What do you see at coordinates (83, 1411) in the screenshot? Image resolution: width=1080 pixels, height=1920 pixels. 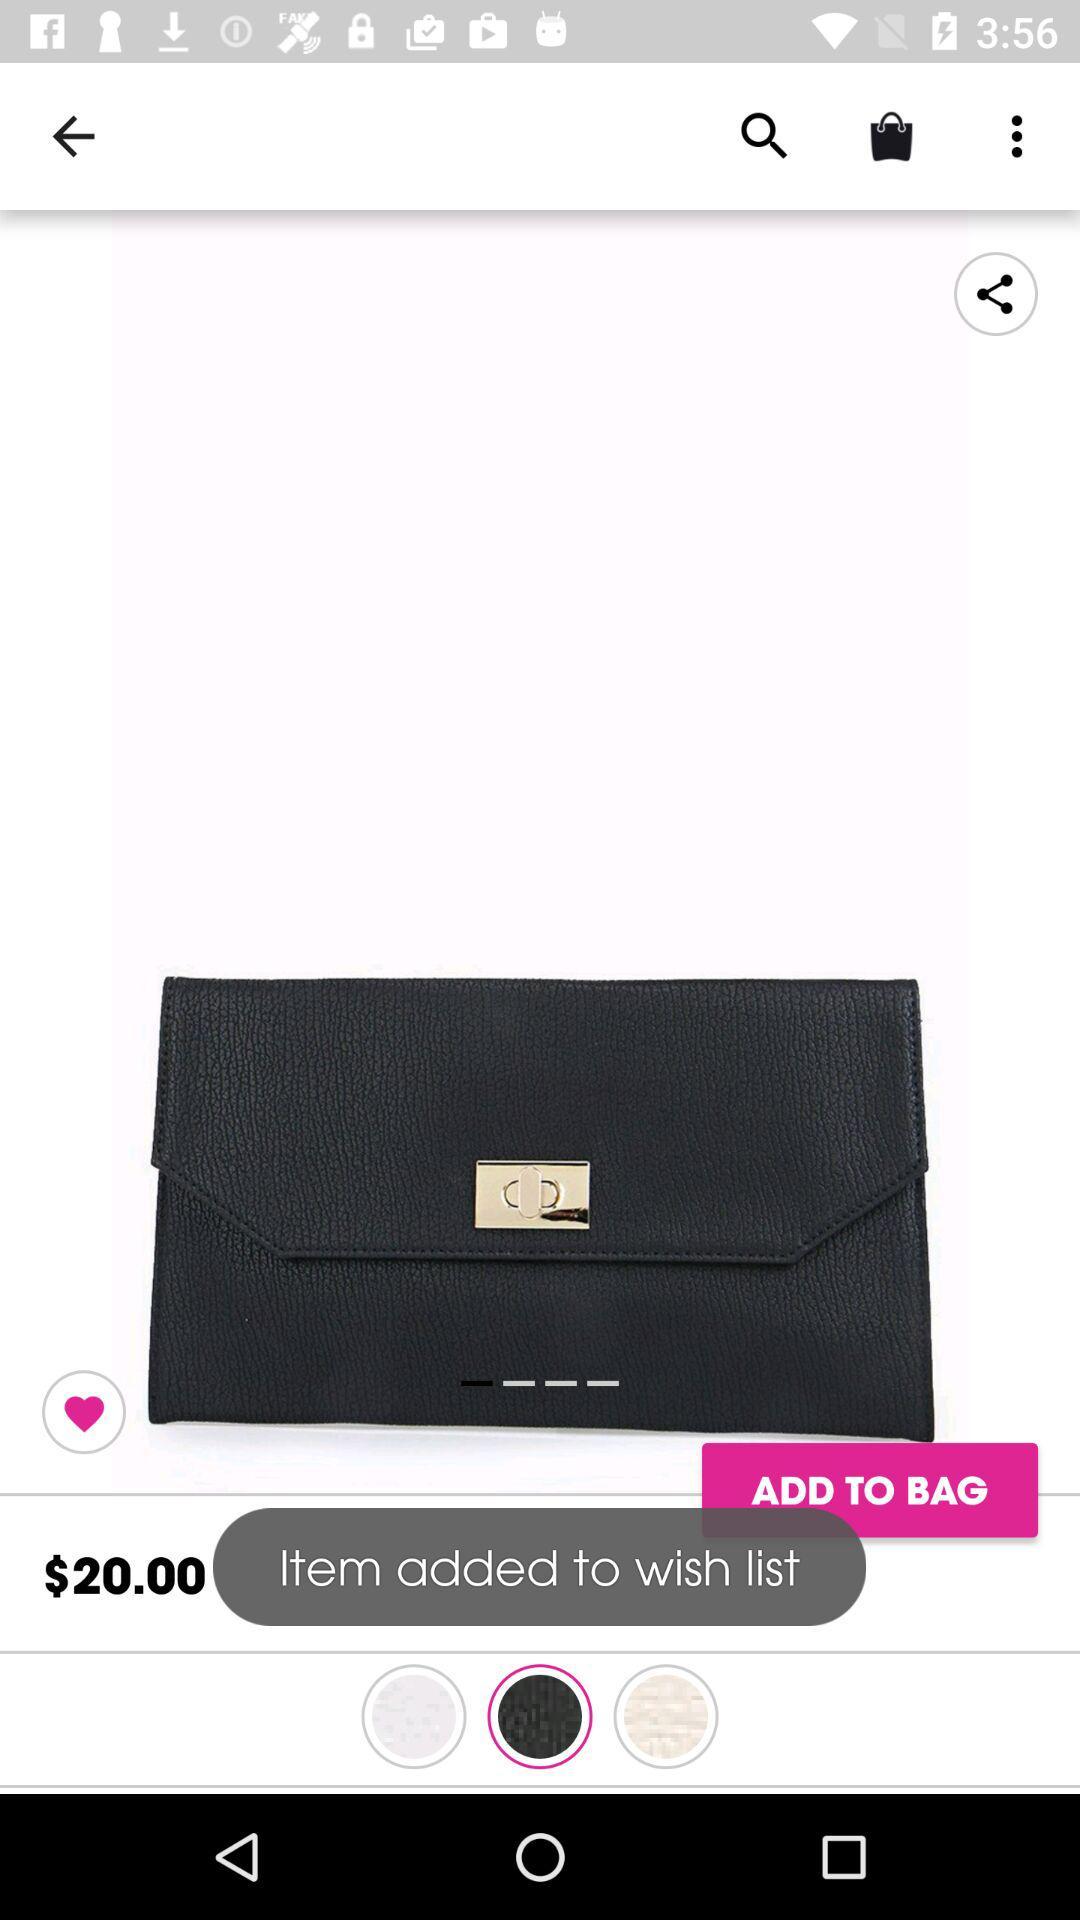 I see `favourite` at bounding box center [83, 1411].